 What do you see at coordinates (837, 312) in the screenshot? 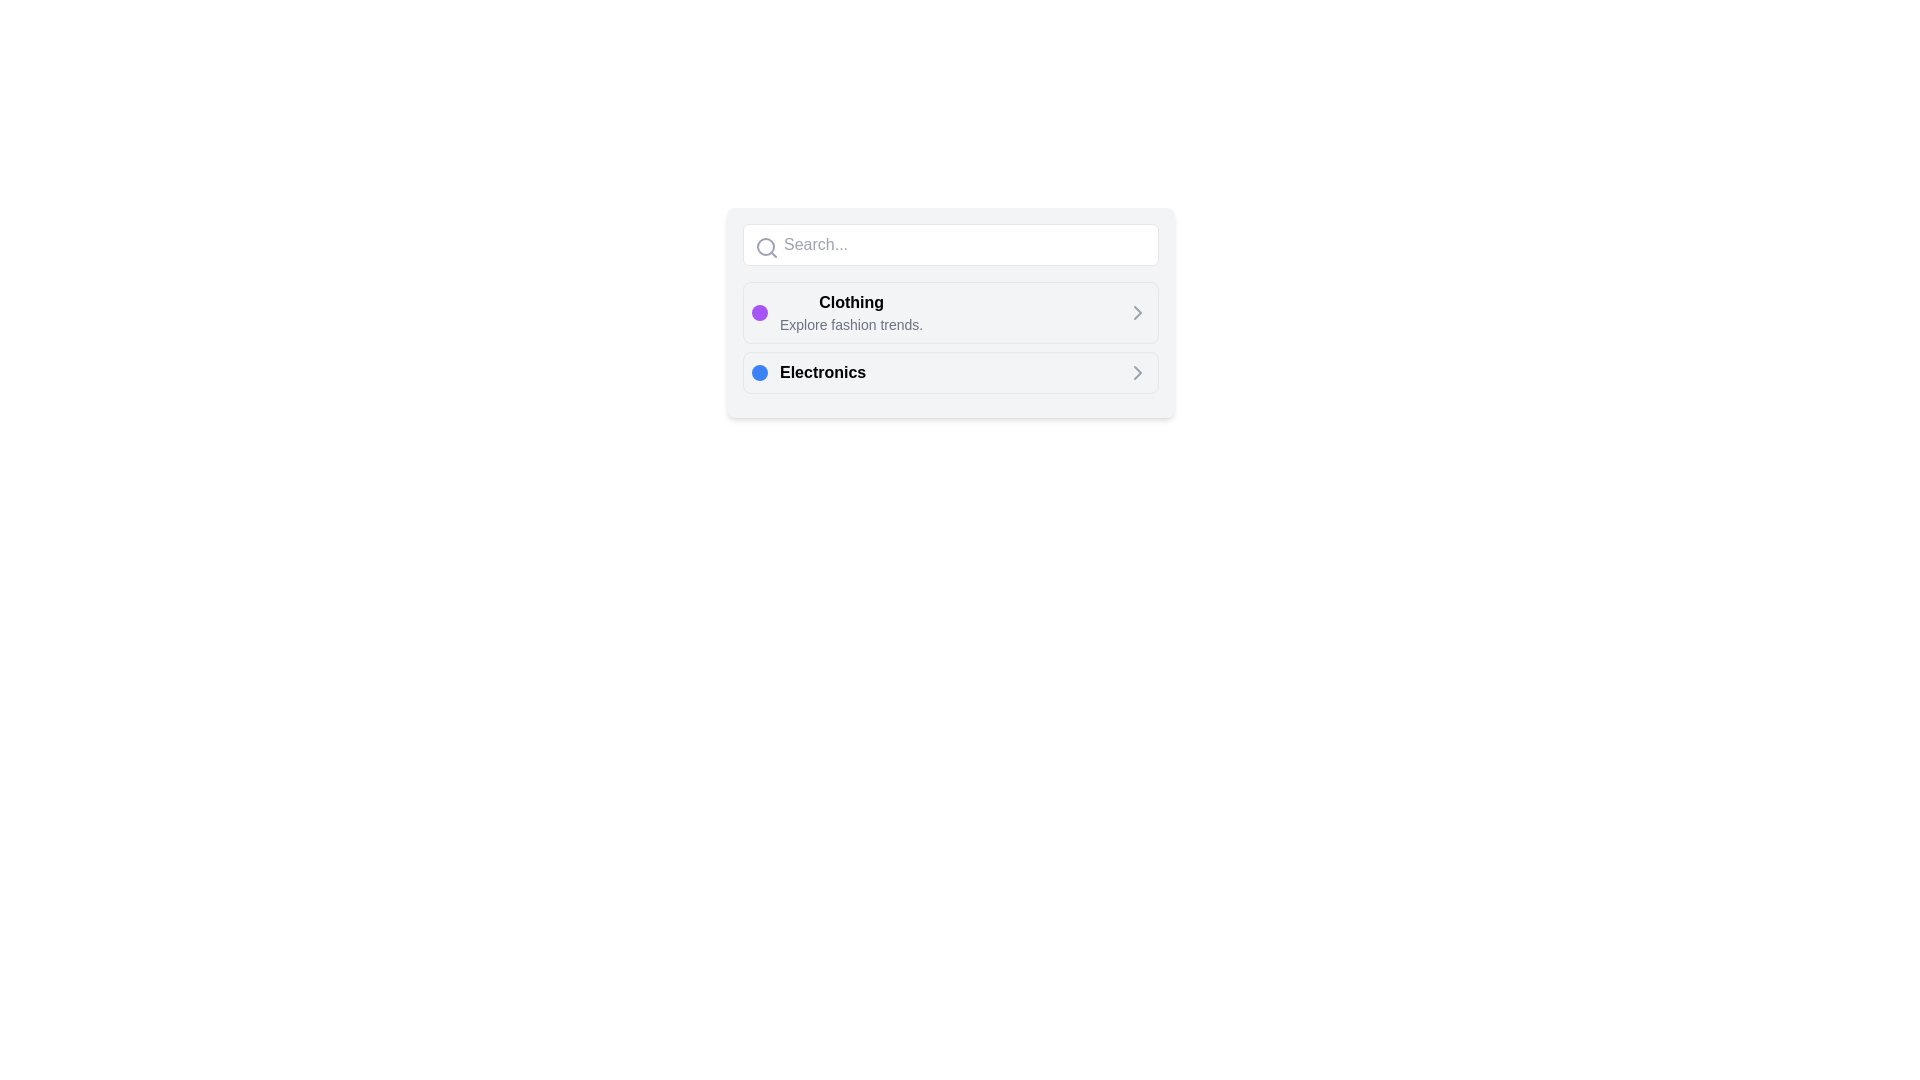
I see `the 'Clothing' category list item, which features a circular purple icon on the left, a bolded title 'Clothing' in black text, and a subtitle 'Explore fashion trends.' in smaller gray text underneath` at bounding box center [837, 312].